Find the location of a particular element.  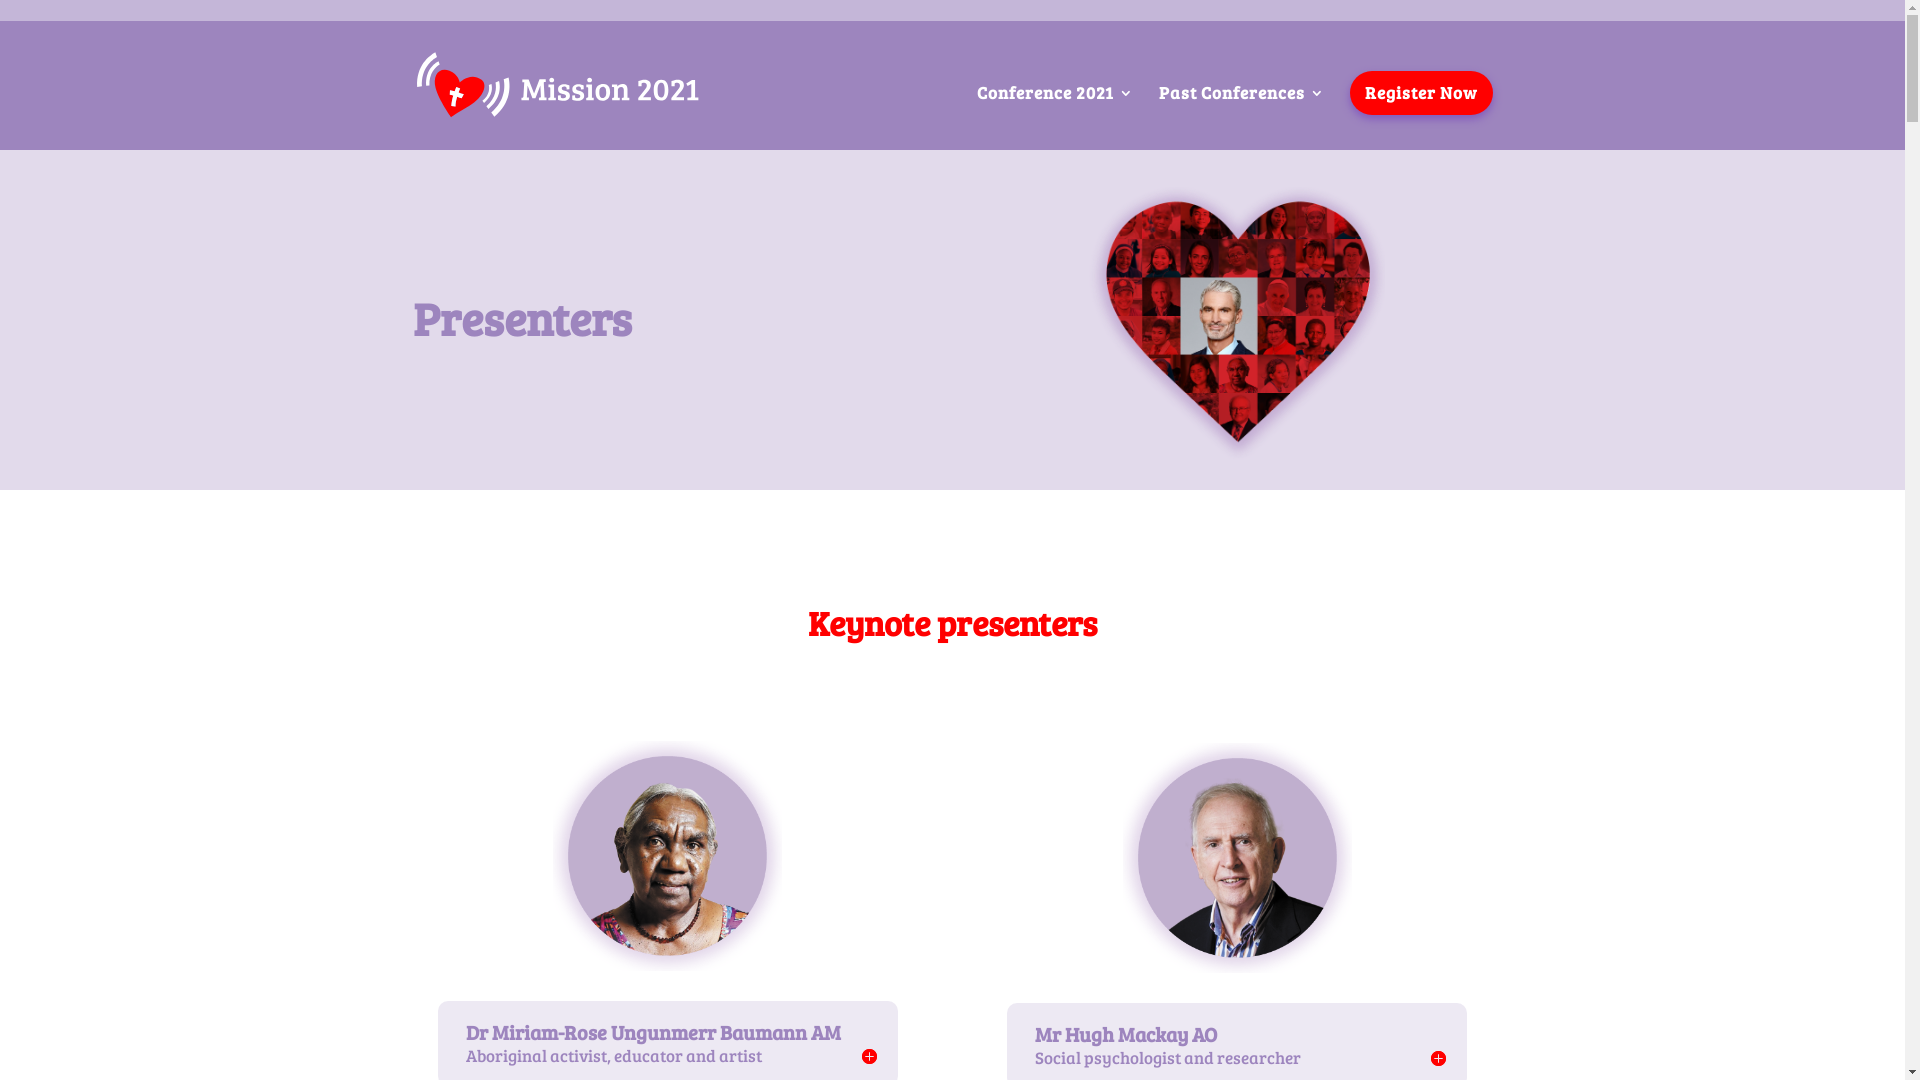

'Conference 2021' is located at coordinates (975, 118).